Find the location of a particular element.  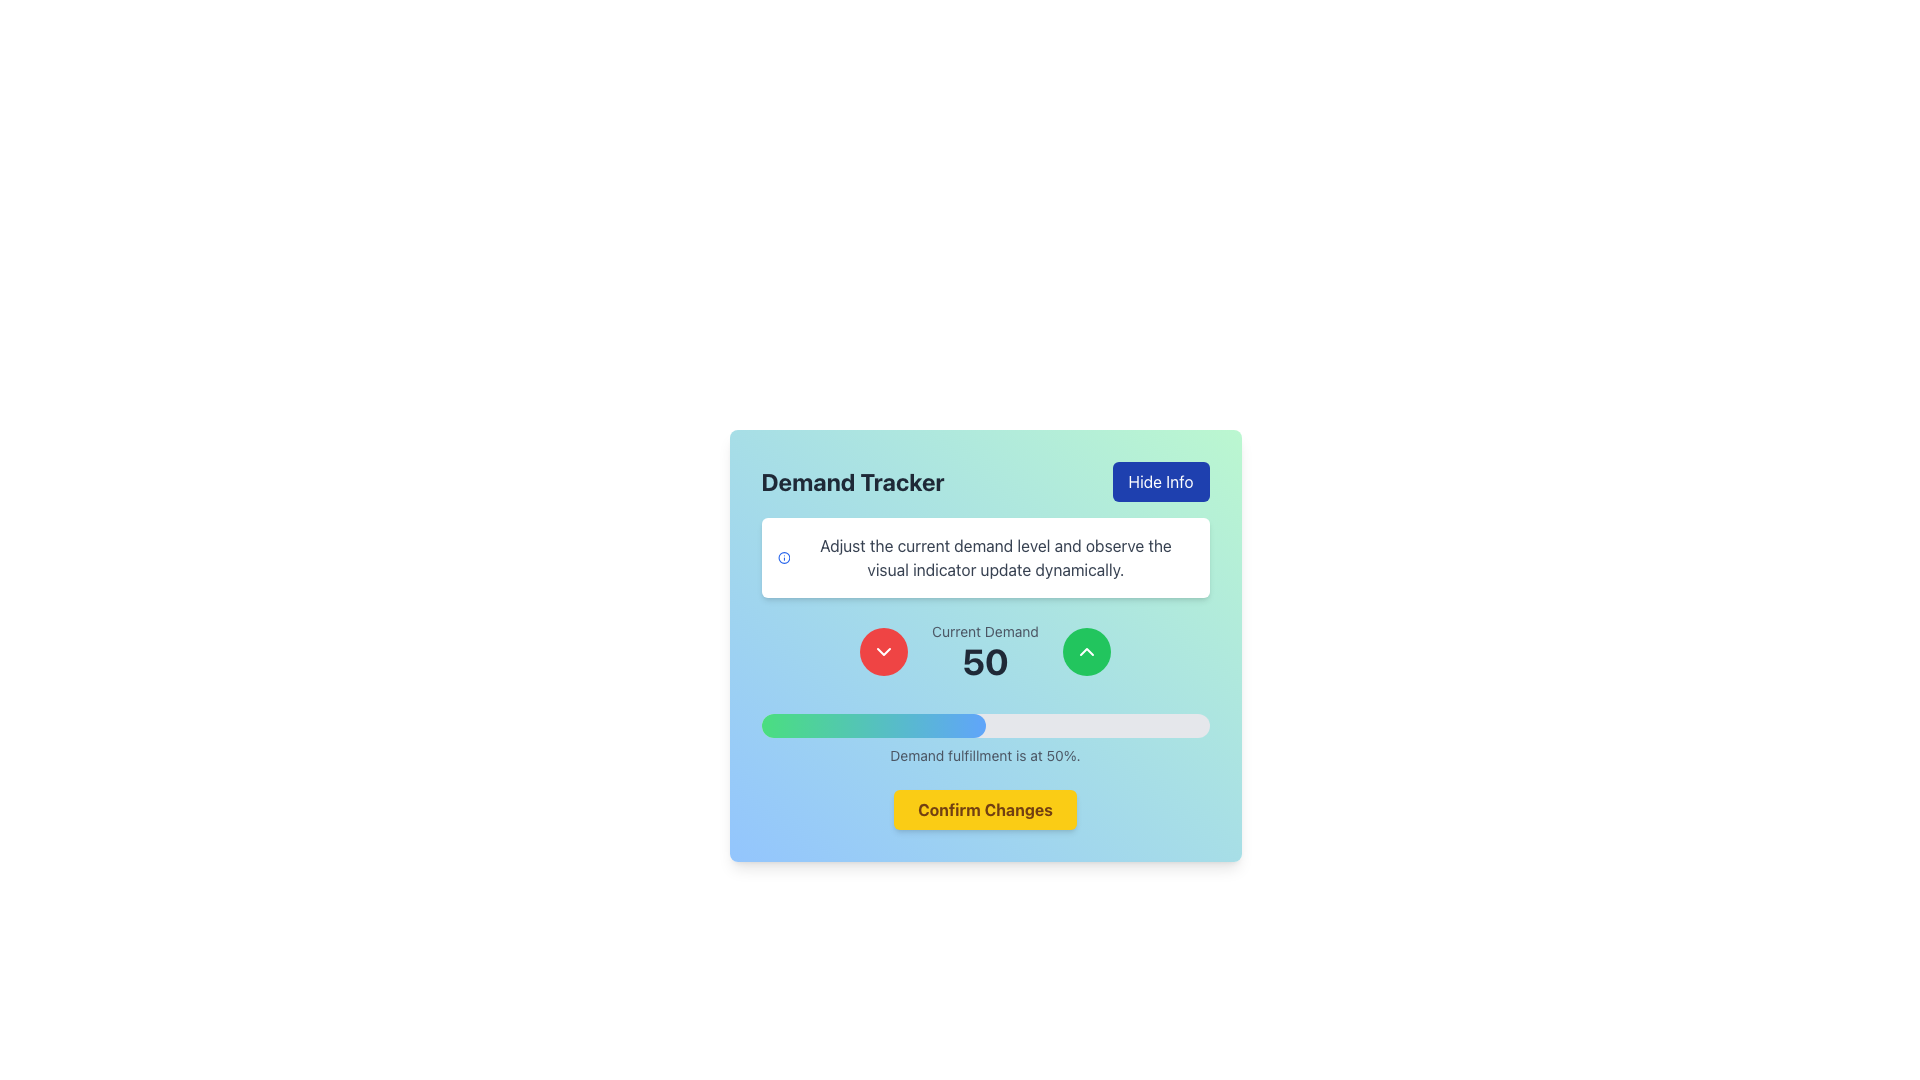

the progress bar that visually represents the current demand fulfillment percentage, which is currently set to 50% is located at coordinates (985, 725).